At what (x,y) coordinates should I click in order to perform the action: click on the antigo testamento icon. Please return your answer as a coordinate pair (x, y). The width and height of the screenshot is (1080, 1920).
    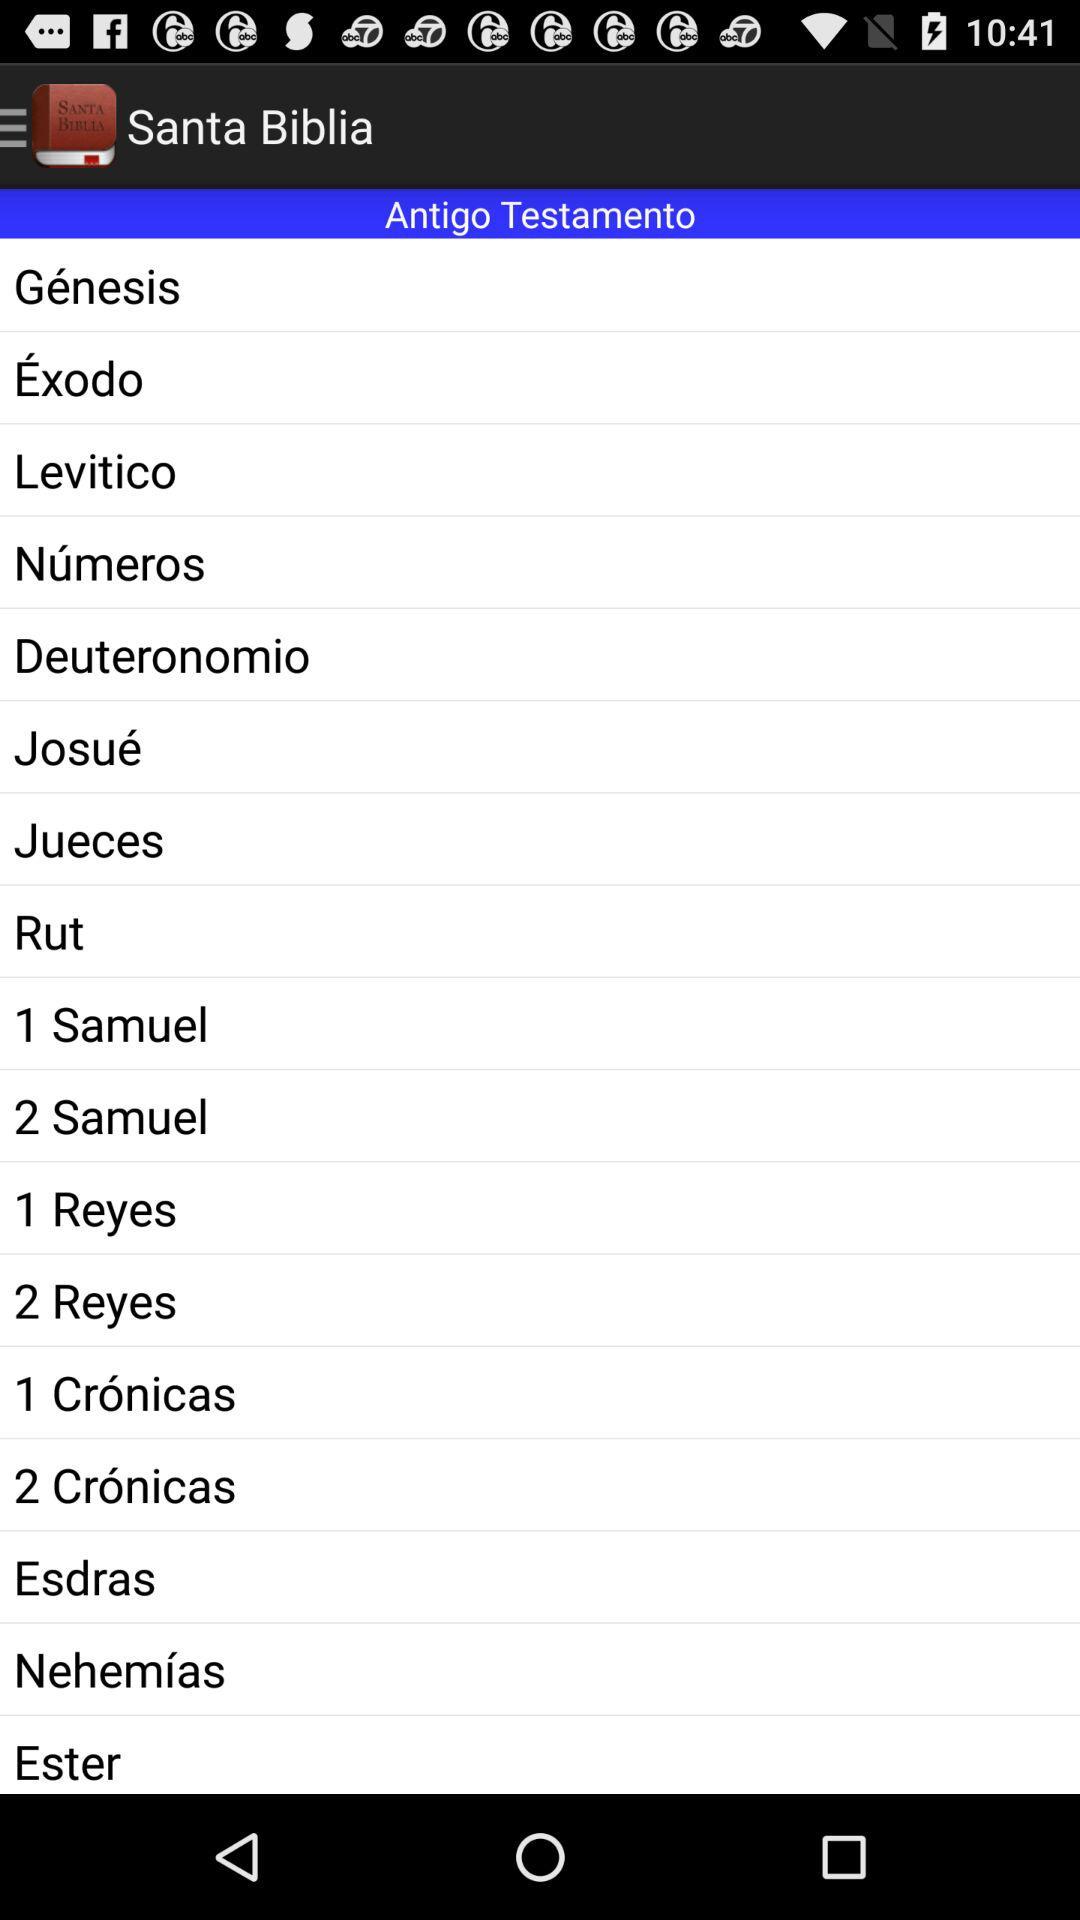
    Looking at the image, I should click on (540, 213).